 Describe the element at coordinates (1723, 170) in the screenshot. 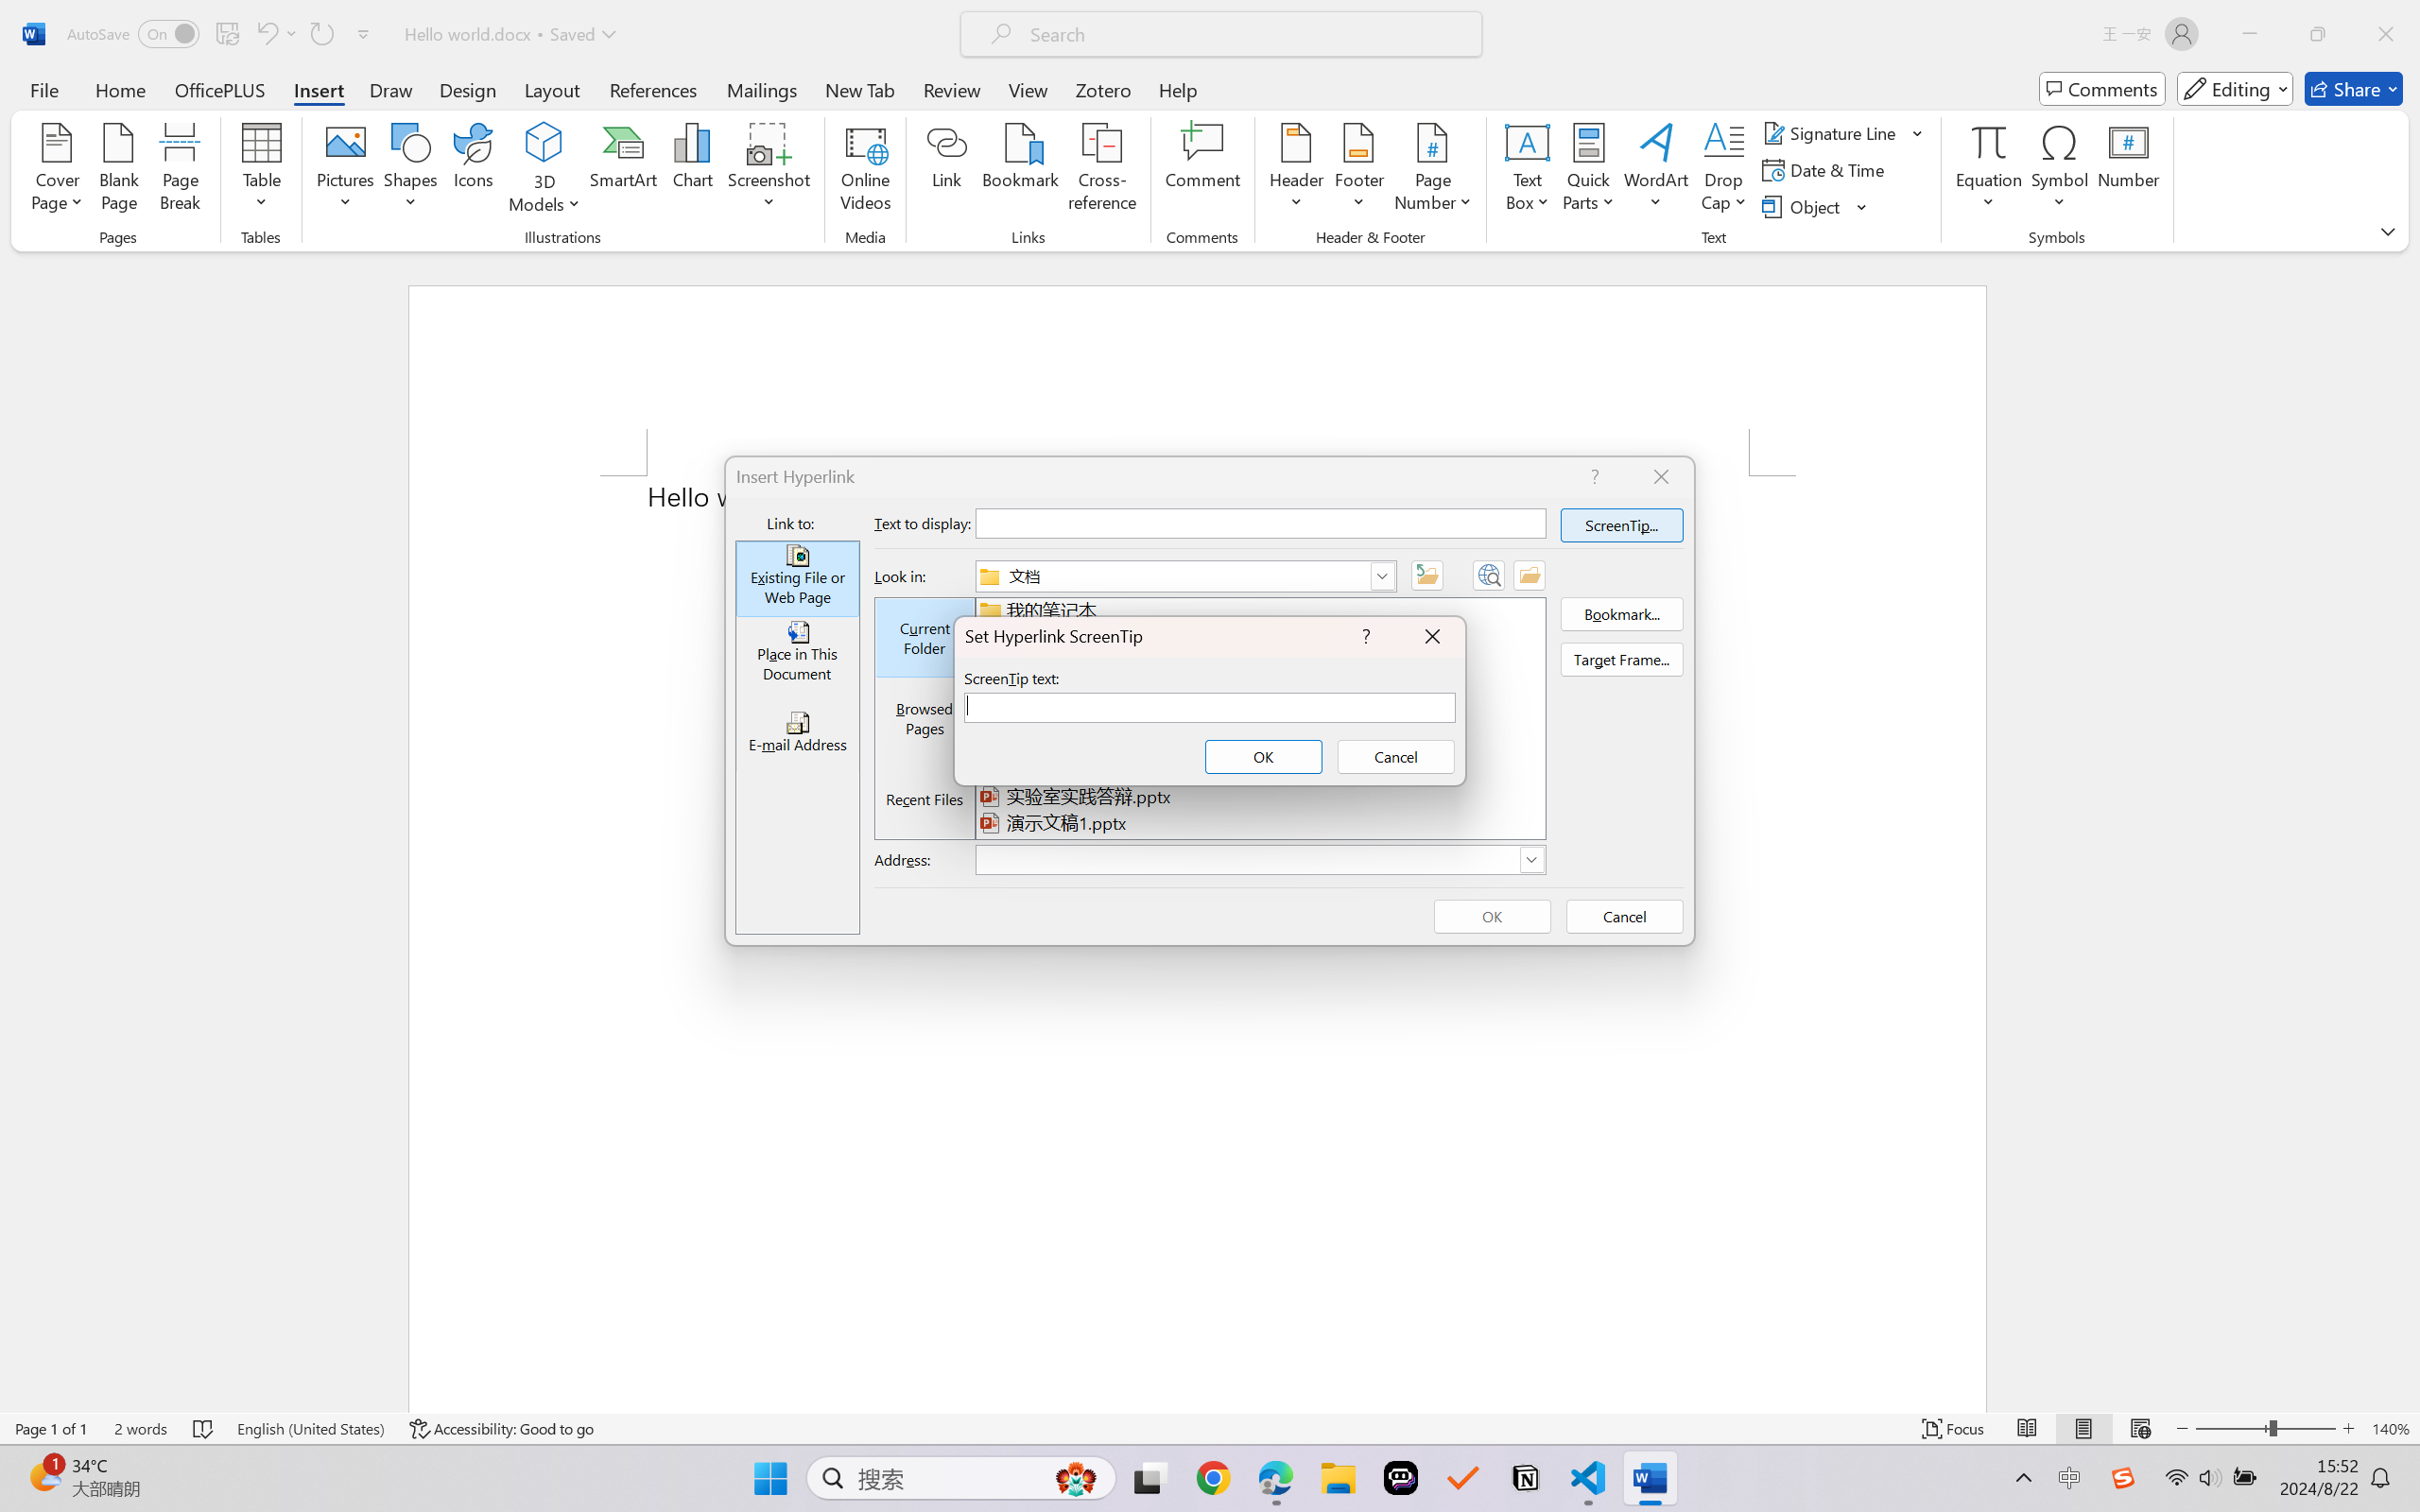

I see `'Drop Cap'` at that location.